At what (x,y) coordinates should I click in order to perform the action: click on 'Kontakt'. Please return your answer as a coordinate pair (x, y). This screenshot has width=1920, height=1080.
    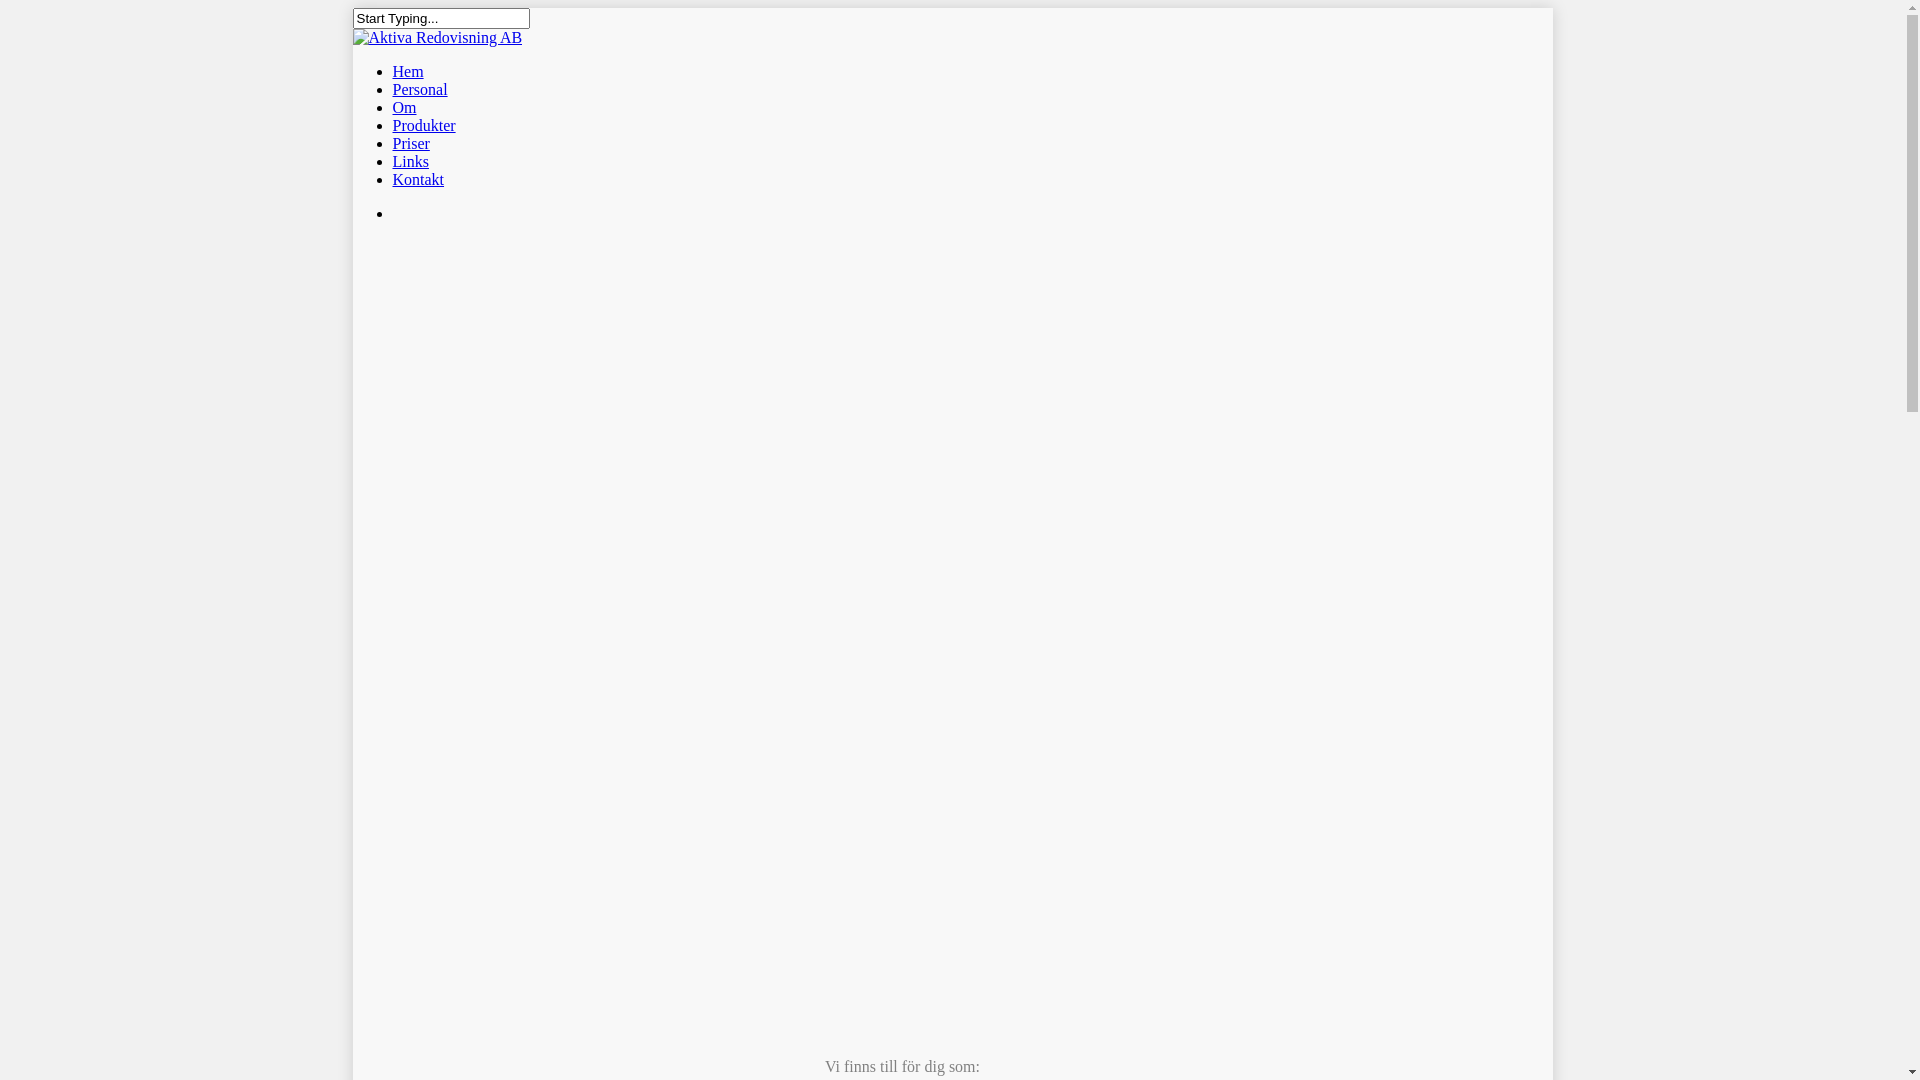
    Looking at the image, I should click on (416, 178).